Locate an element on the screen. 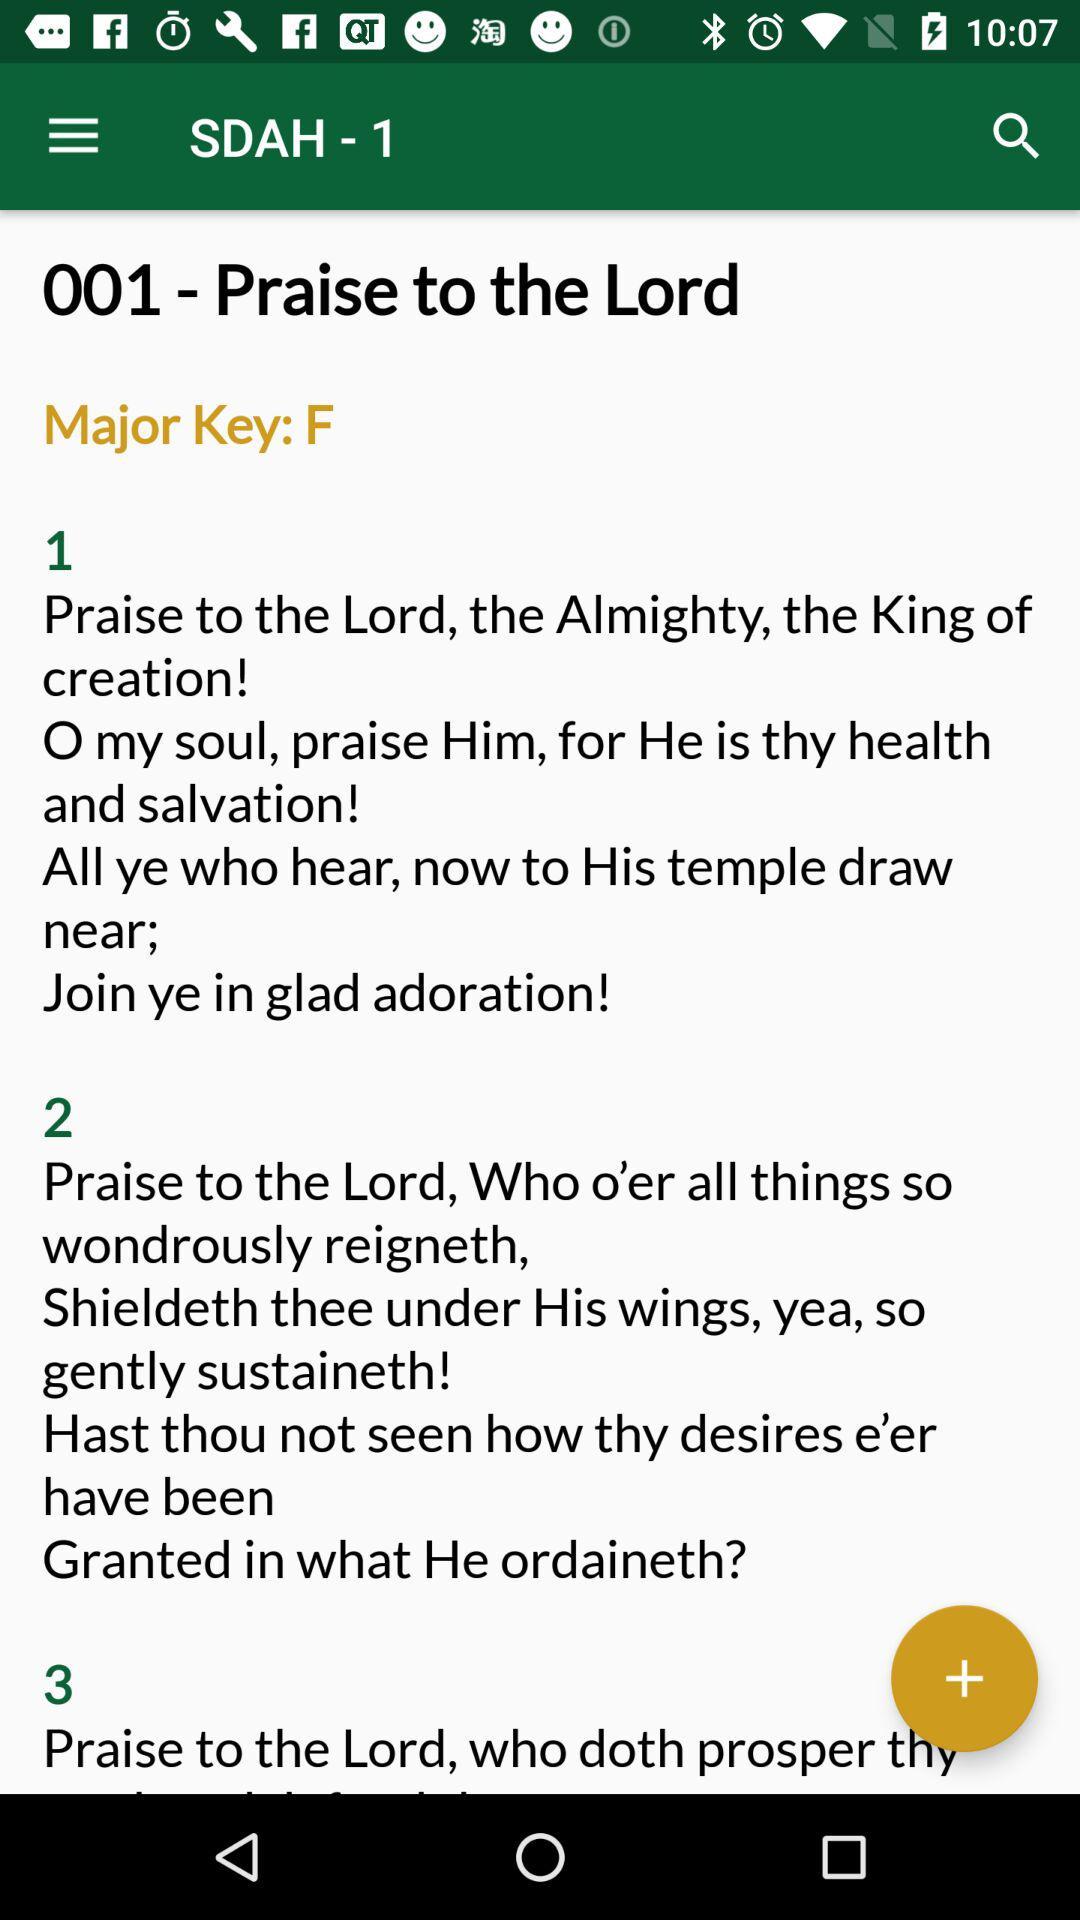  the item next to the sdah - 1 icon is located at coordinates (1017, 135).